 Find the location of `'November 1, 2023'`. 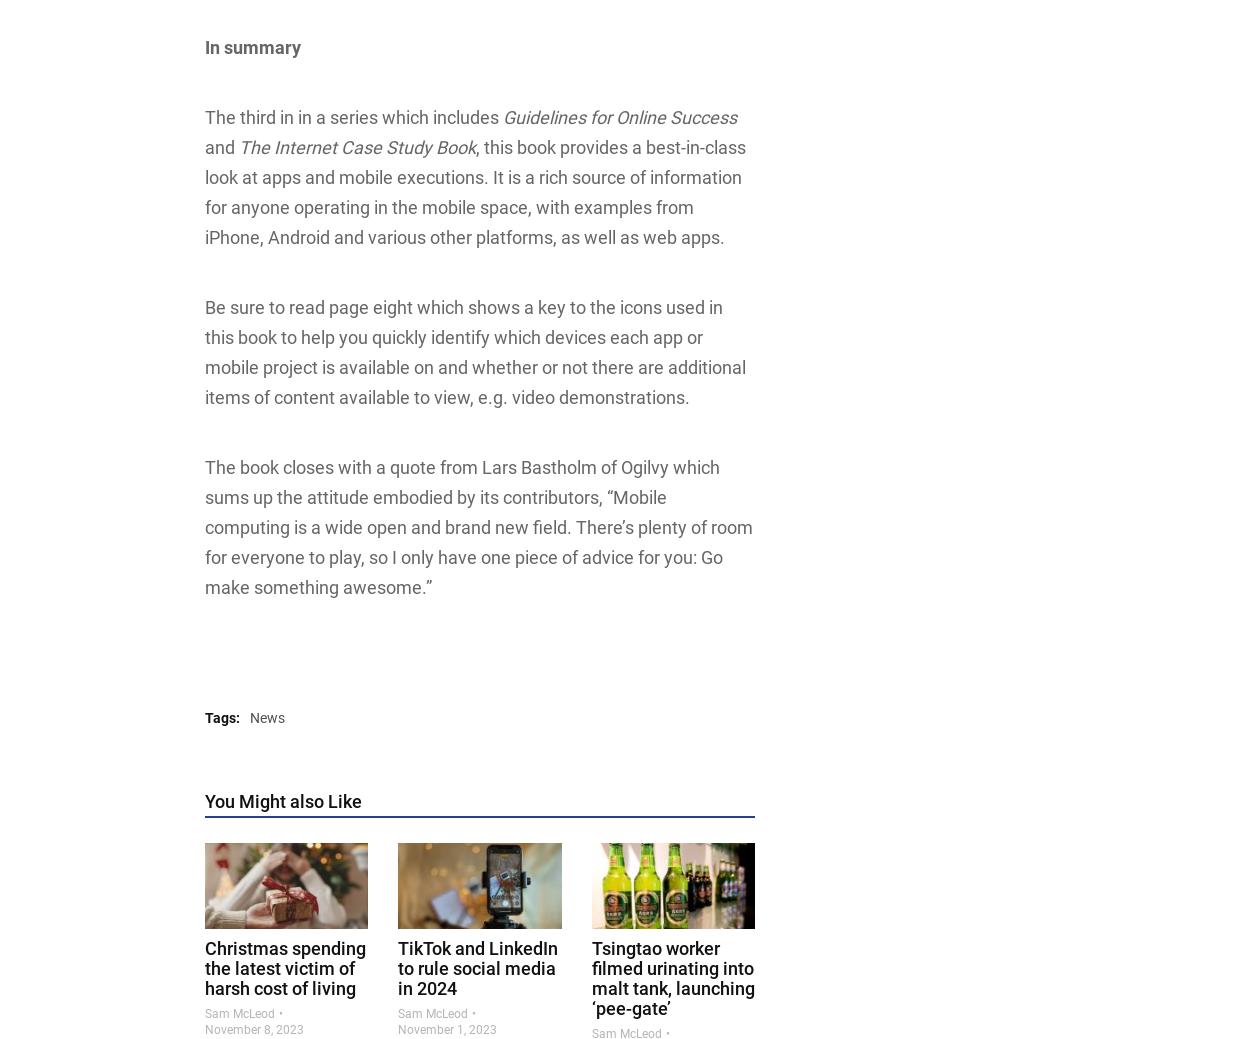

'November 1, 2023' is located at coordinates (446, 1029).